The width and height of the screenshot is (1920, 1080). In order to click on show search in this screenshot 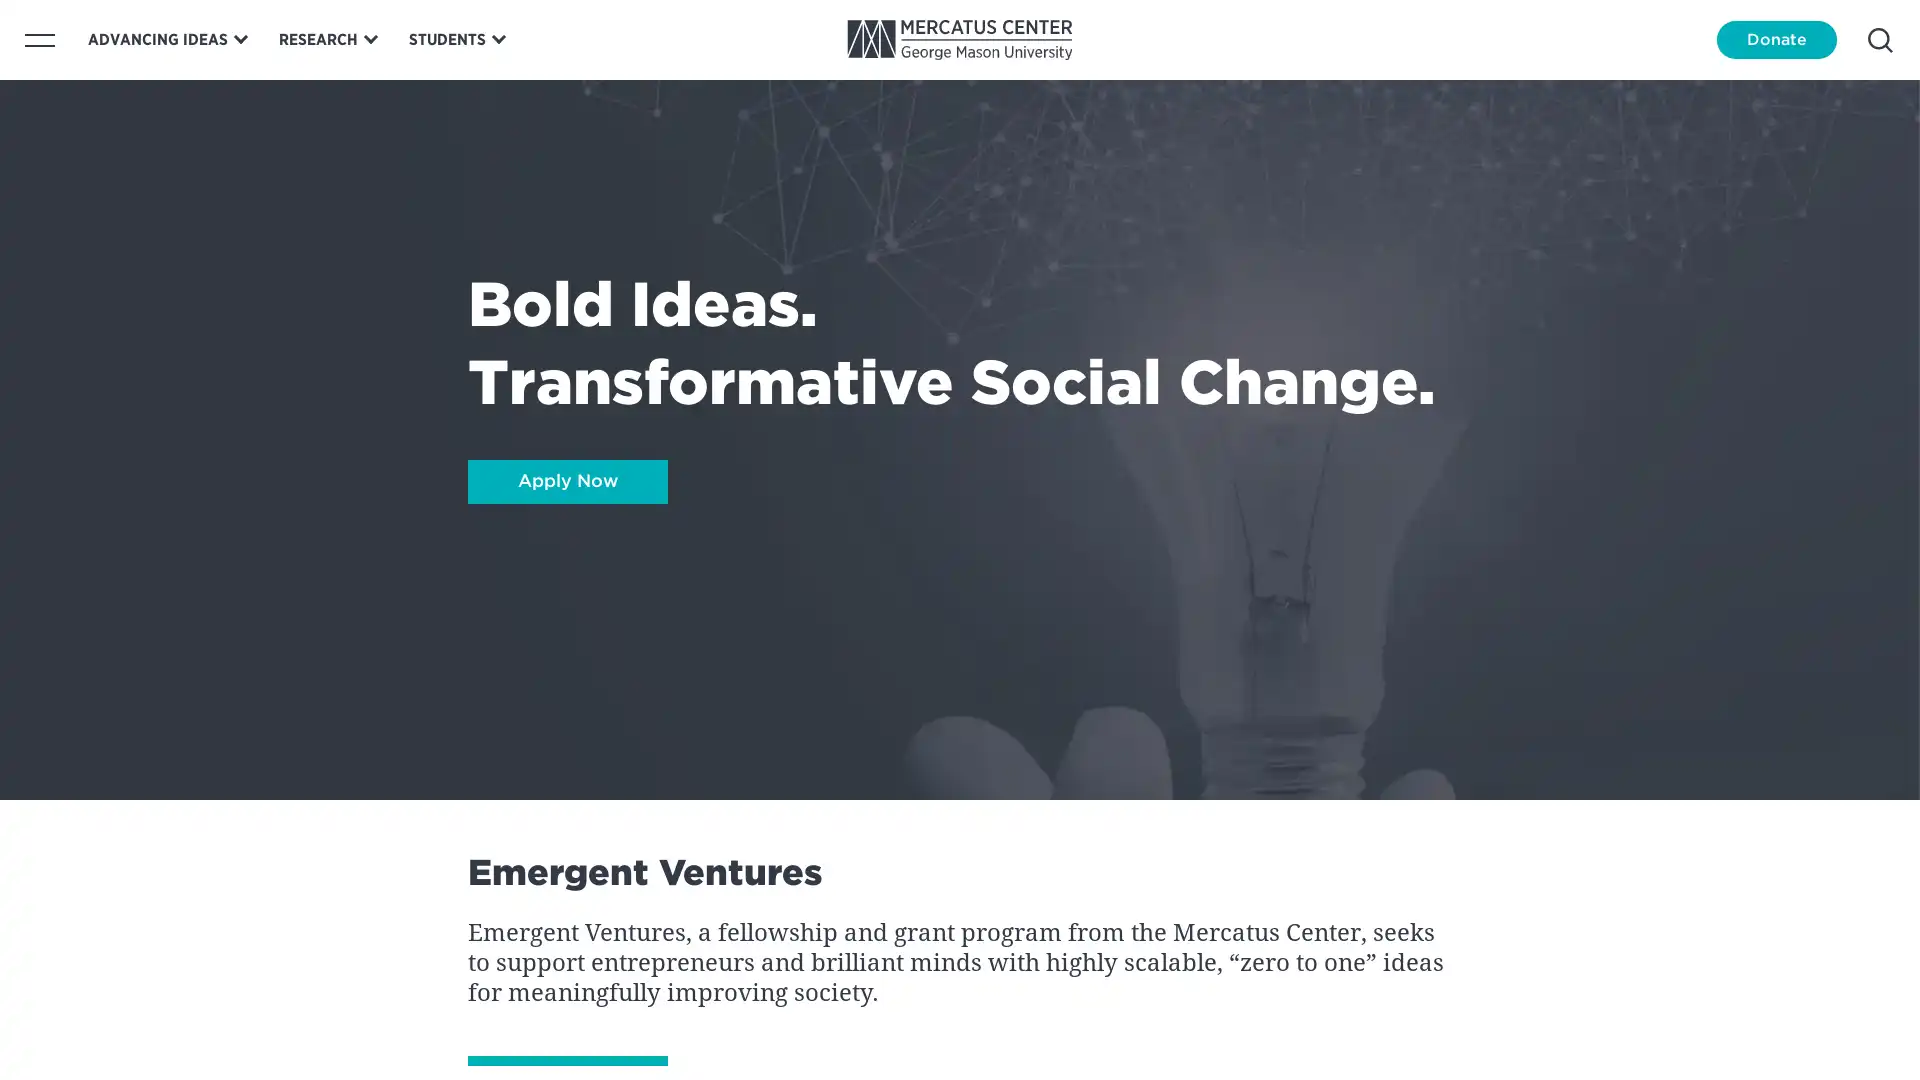, I will do `click(1879, 39)`.